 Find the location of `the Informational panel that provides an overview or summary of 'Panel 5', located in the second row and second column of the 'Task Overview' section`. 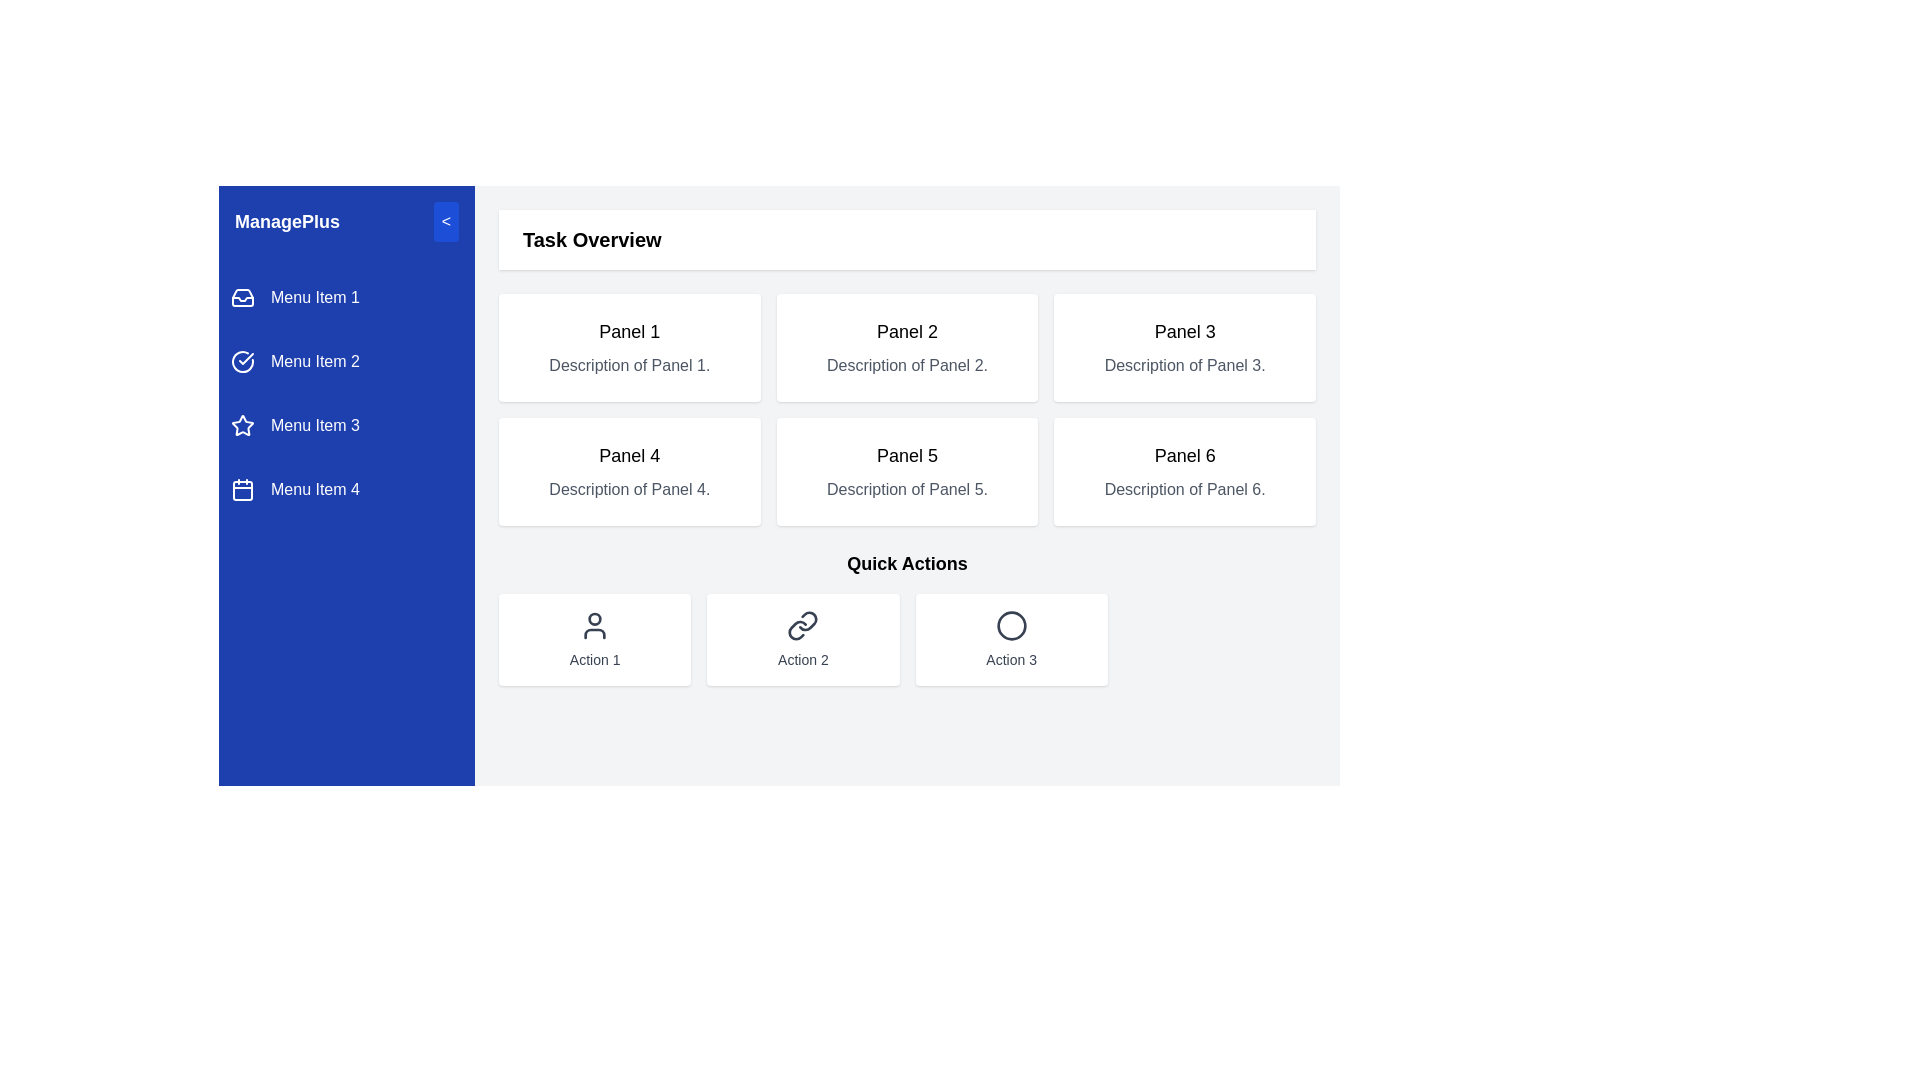

the Informational panel that provides an overview or summary of 'Panel 5', located in the second row and second column of the 'Task Overview' section is located at coordinates (906, 471).